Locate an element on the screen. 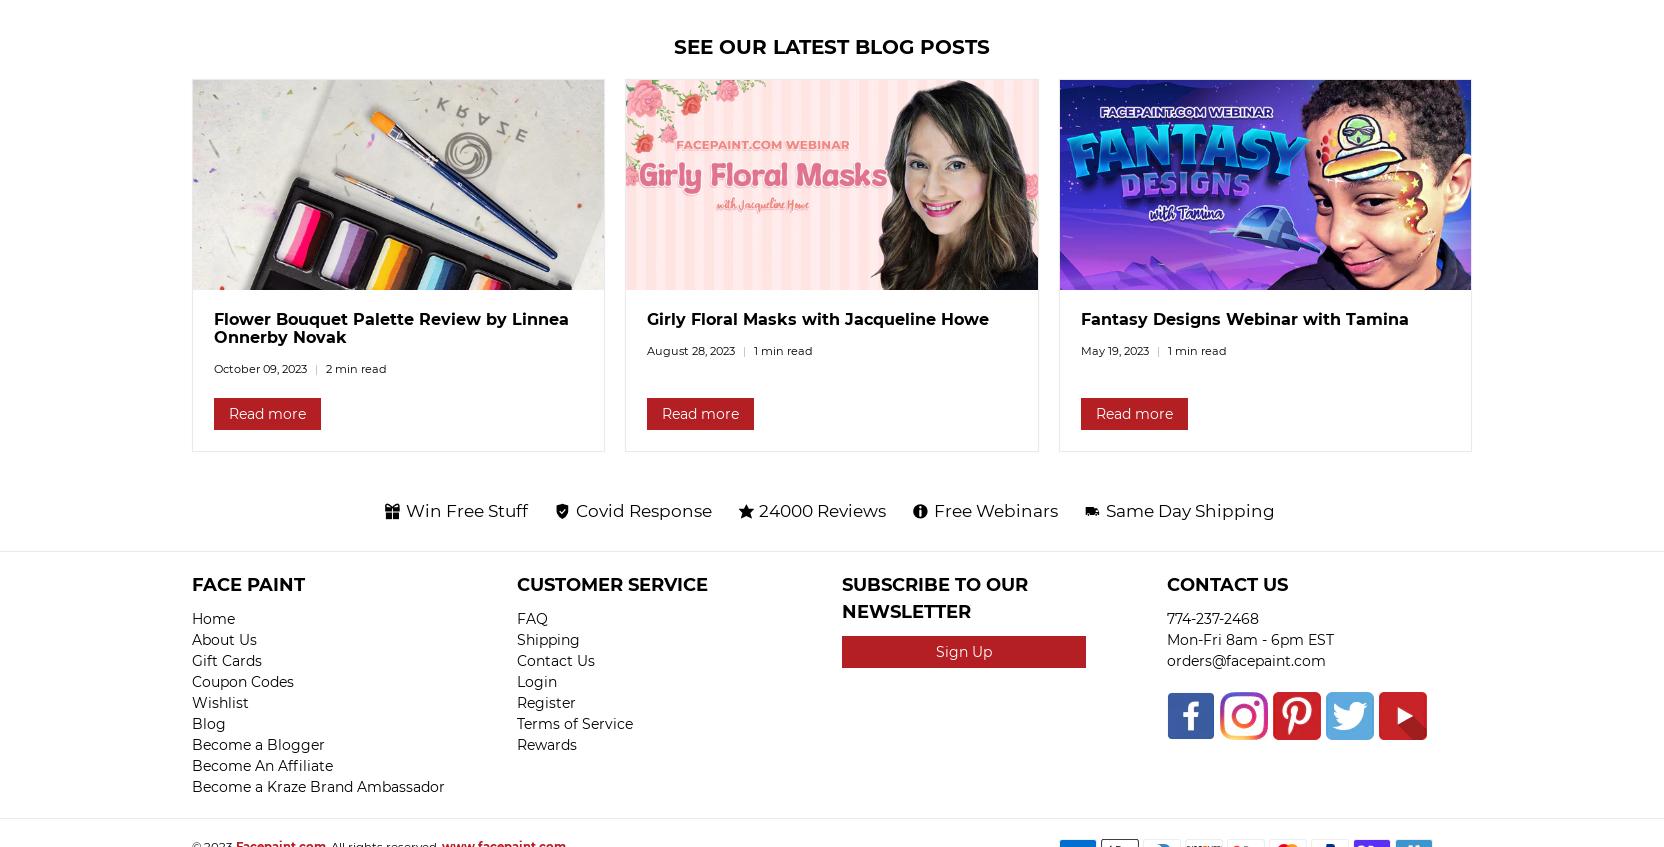  'Free Webinars' is located at coordinates (995, 508).